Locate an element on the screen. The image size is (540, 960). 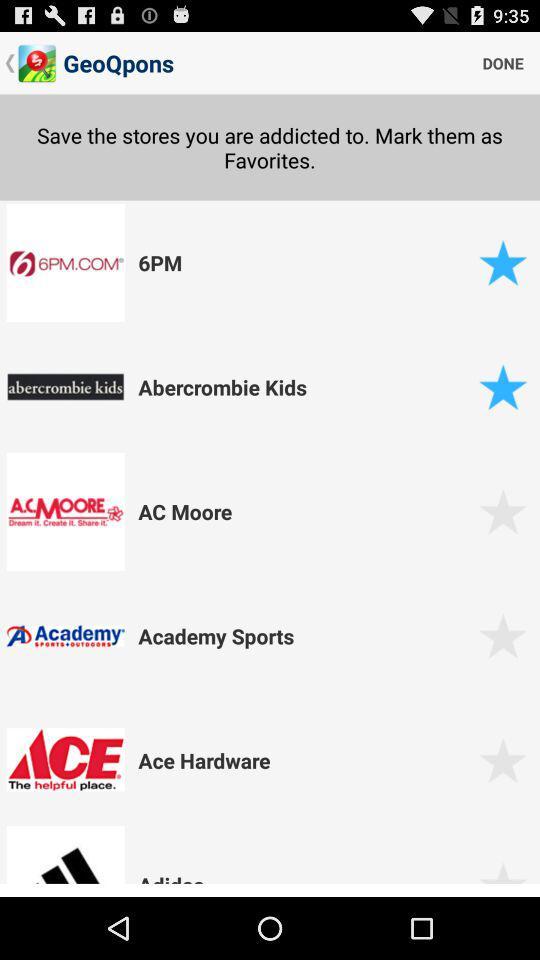
the done icon is located at coordinates (502, 62).